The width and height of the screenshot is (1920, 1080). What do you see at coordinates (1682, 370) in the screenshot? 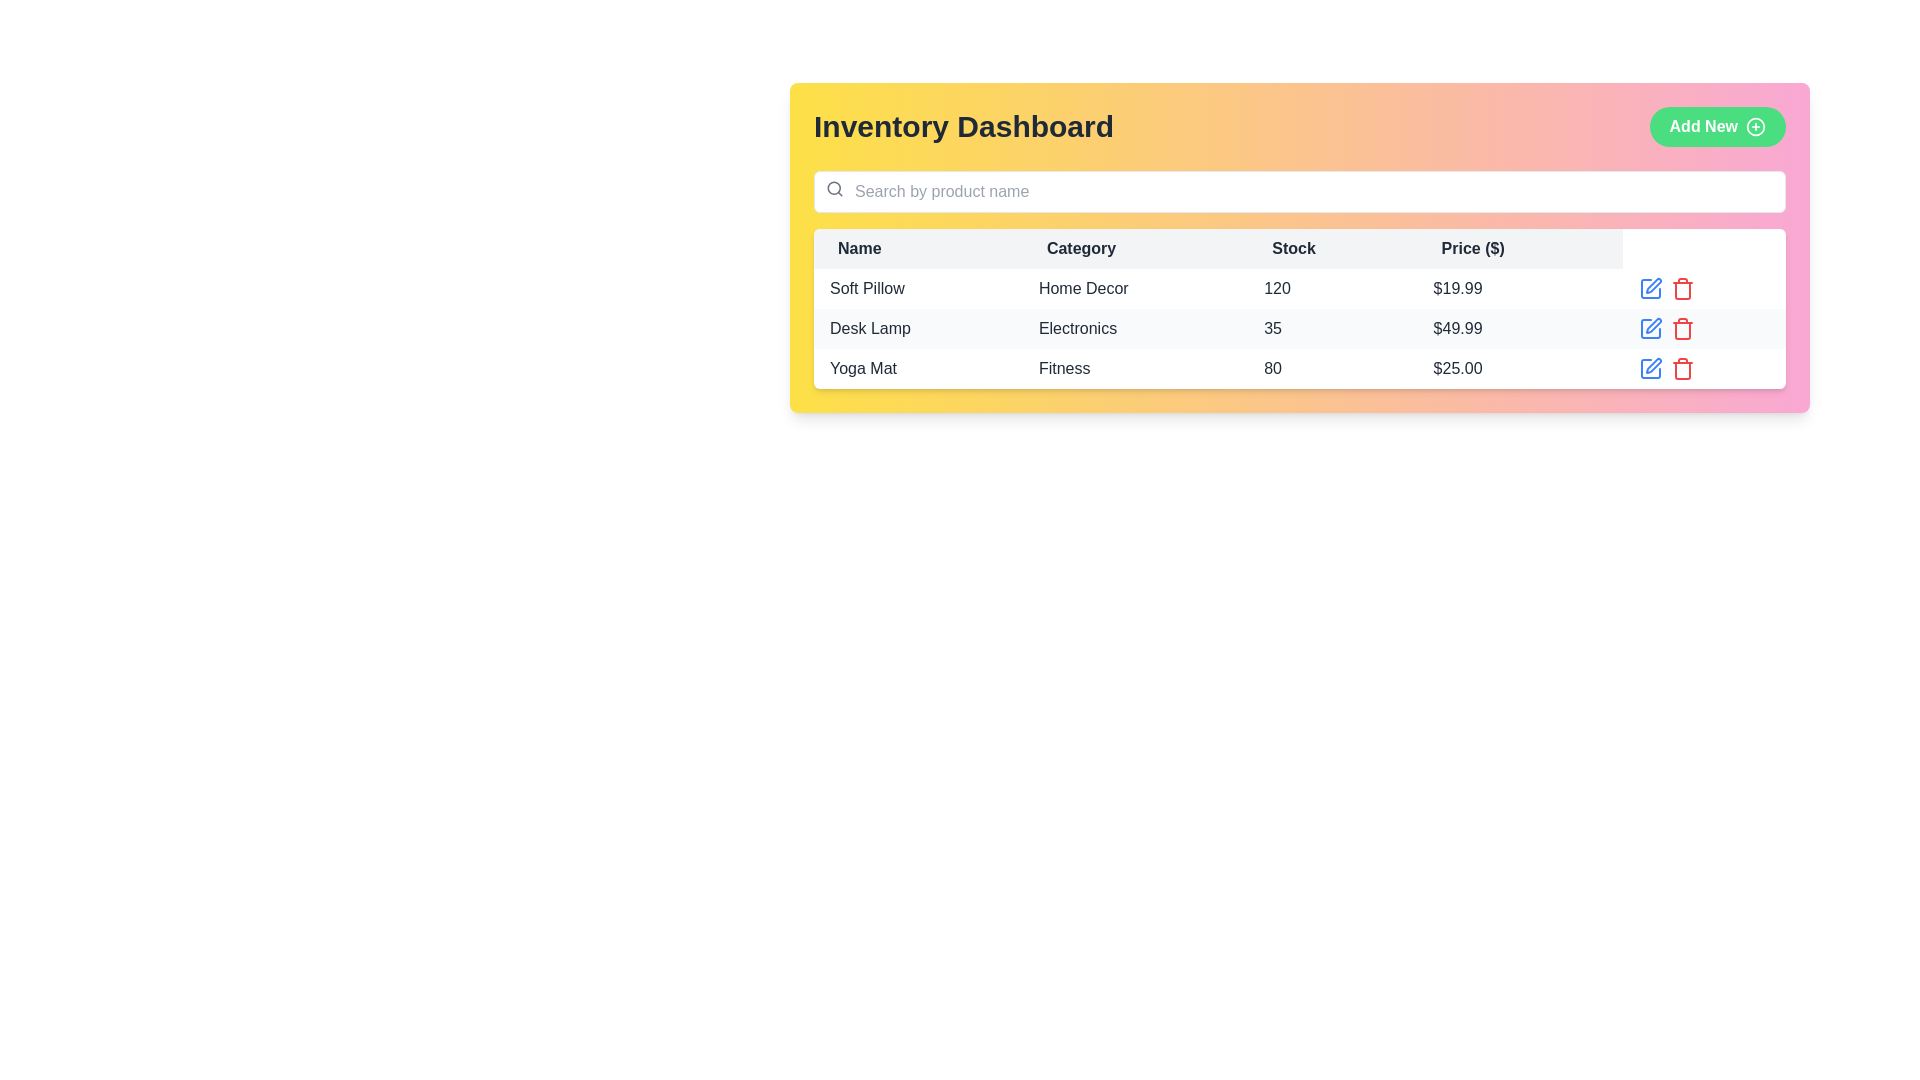
I see `the trash can icon used for delete action located in the action buttons column of the table row for the Yoga Mat item` at bounding box center [1682, 370].